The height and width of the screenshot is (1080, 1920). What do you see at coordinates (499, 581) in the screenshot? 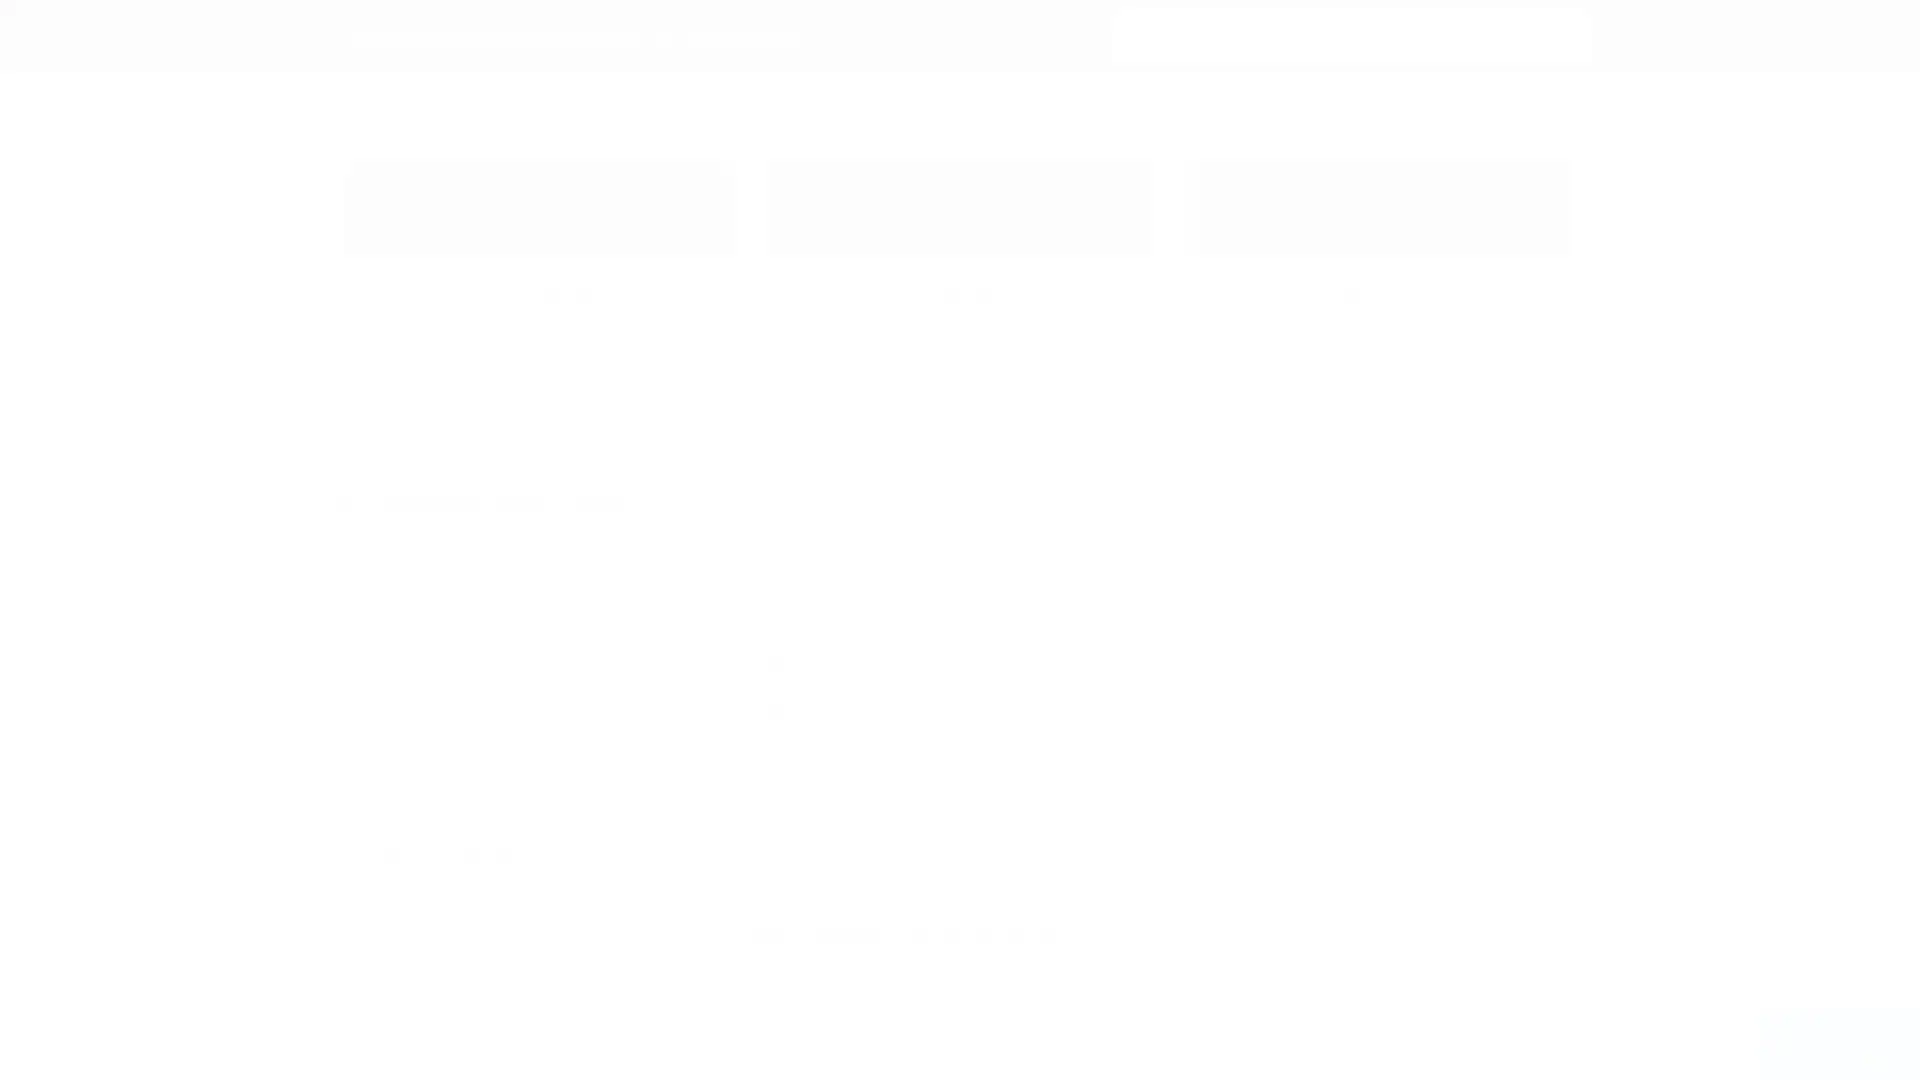
I see `Common issues` at bounding box center [499, 581].